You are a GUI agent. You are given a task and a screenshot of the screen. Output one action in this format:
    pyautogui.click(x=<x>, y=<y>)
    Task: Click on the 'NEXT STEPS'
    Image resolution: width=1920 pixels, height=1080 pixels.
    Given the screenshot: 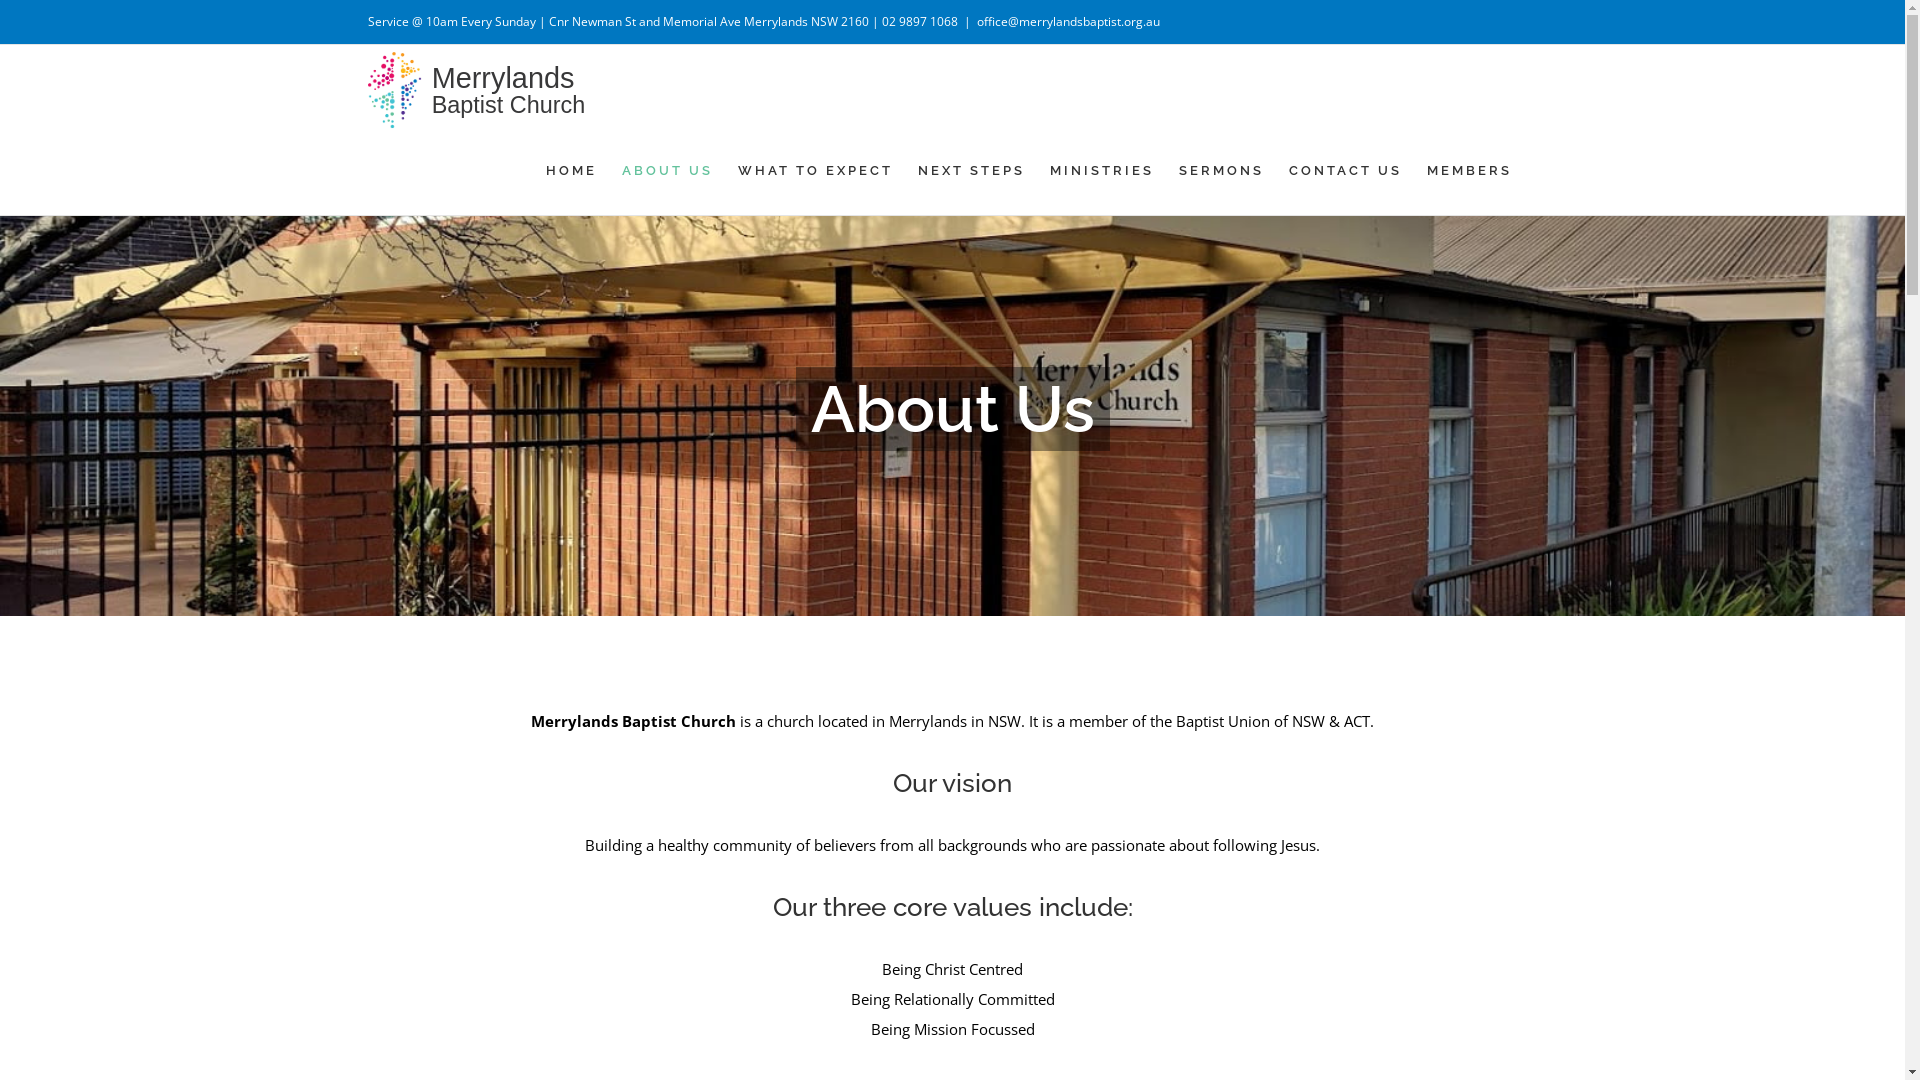 What is the action you would take?
    pyautogui.click(x=971, y=168)
    